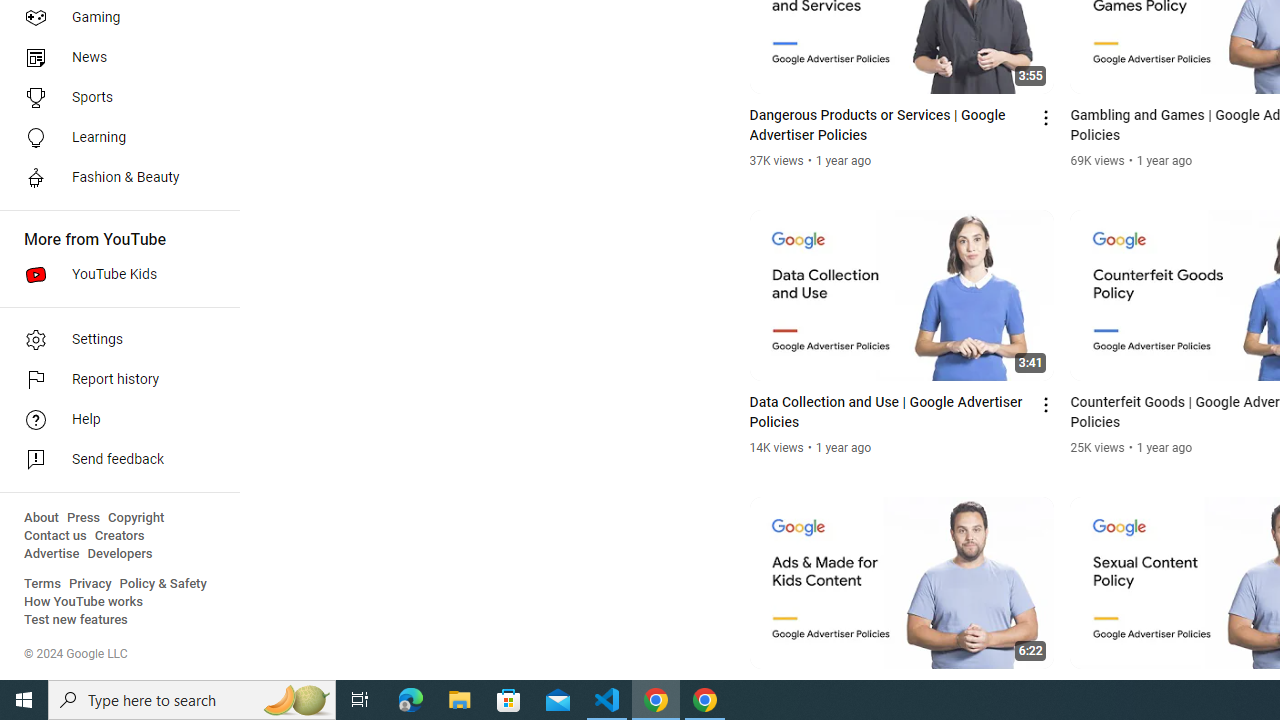  I want to click on 'Report history', so click(112, 380).